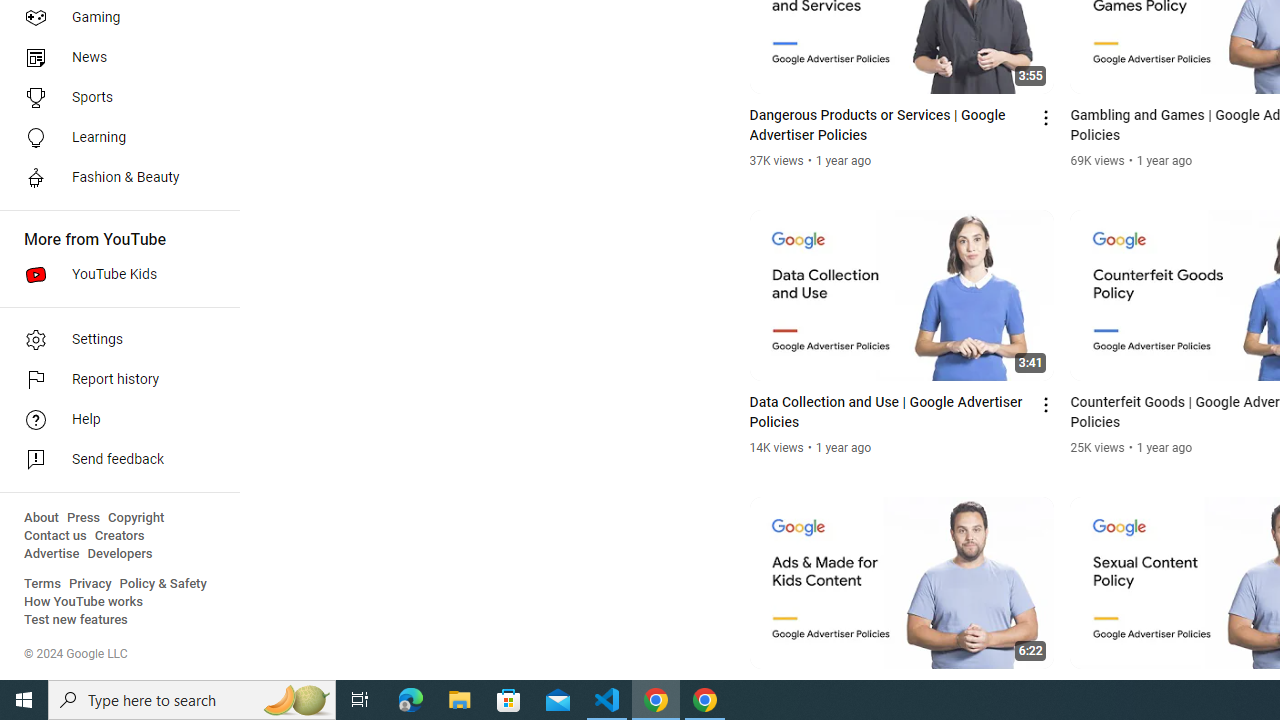  I want to click on 'Report history', so click(112, 380).